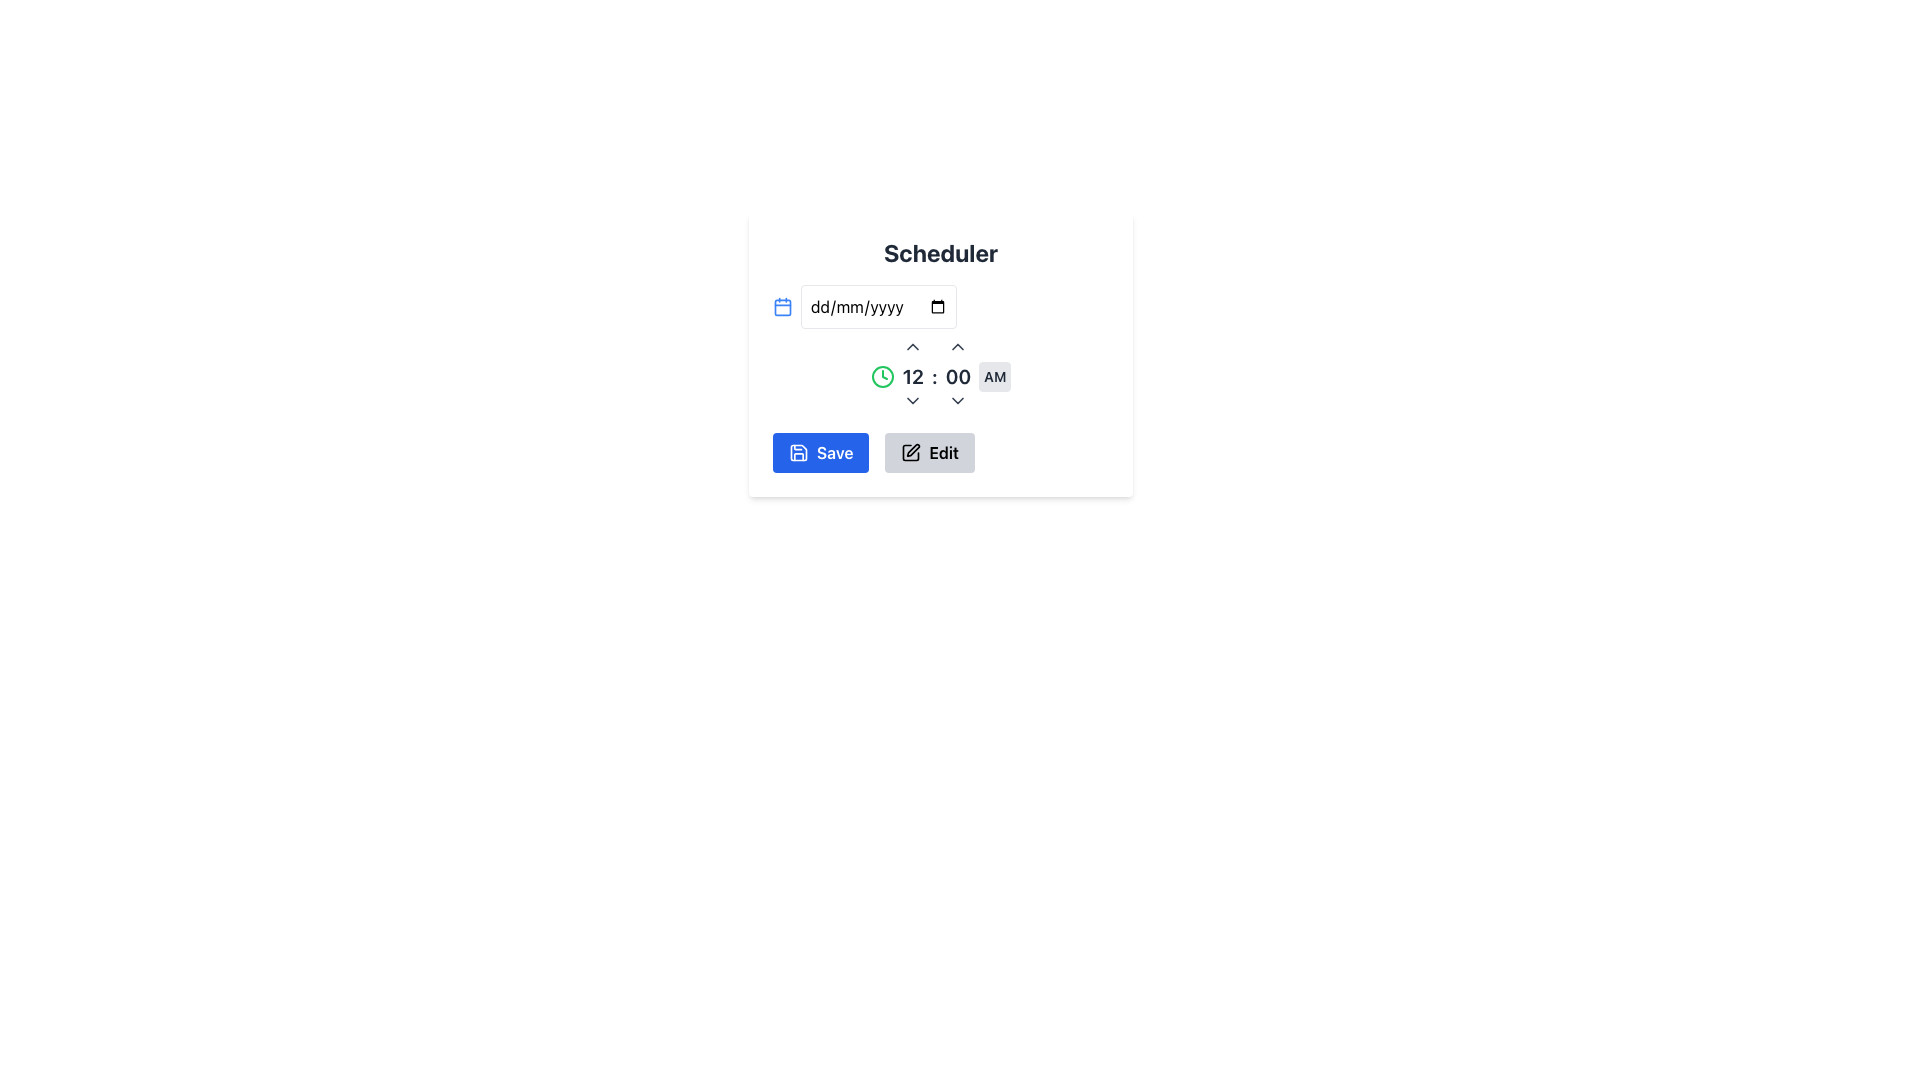  Describe the element at coordinates (912, 346) in the screenshot. I see `the upward chevron button located directly above the '12' numeric indicator to enable keyboard interaction` at that location.